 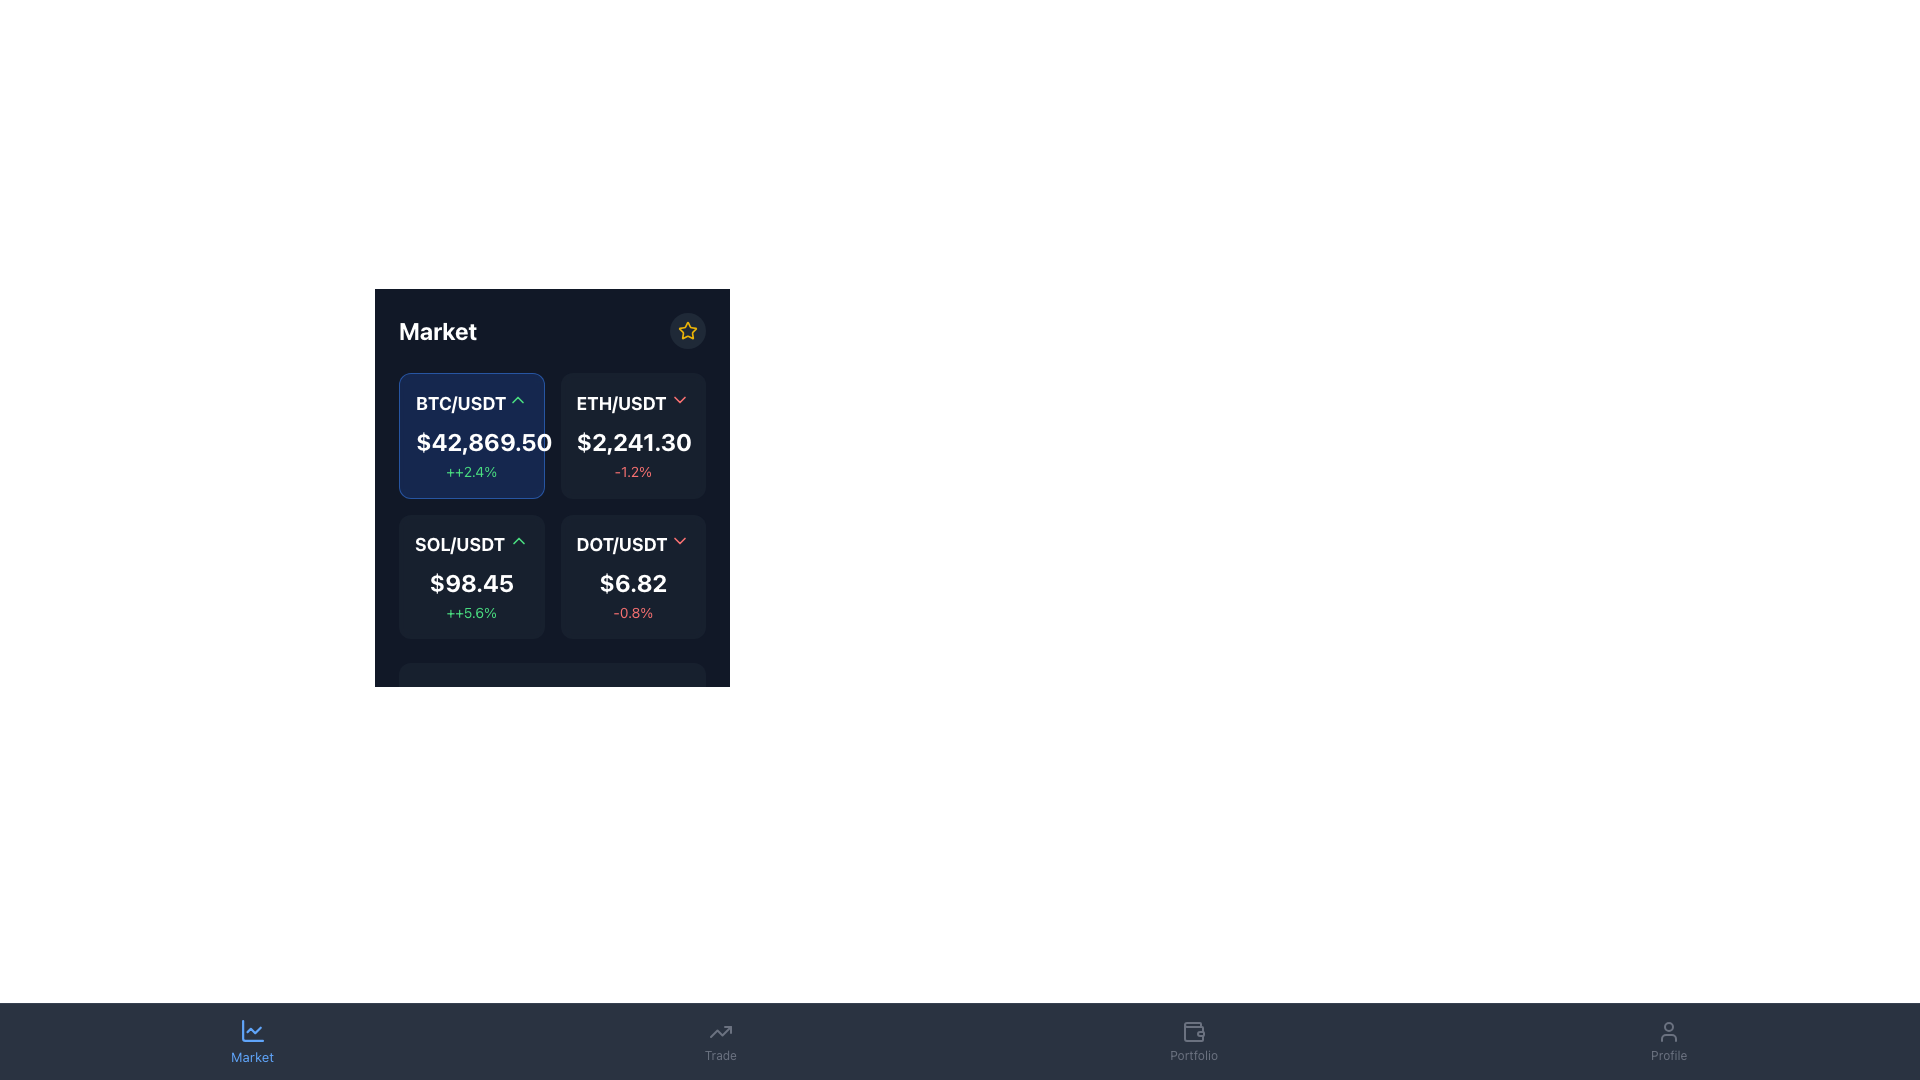 What do you see at coordinates (632, 434) in the screenshot?
I see `the trading card displaying the data for the trading pair 'ETH/USDT' located at the top-right of the grid layout` at bounding box center [632, 434].